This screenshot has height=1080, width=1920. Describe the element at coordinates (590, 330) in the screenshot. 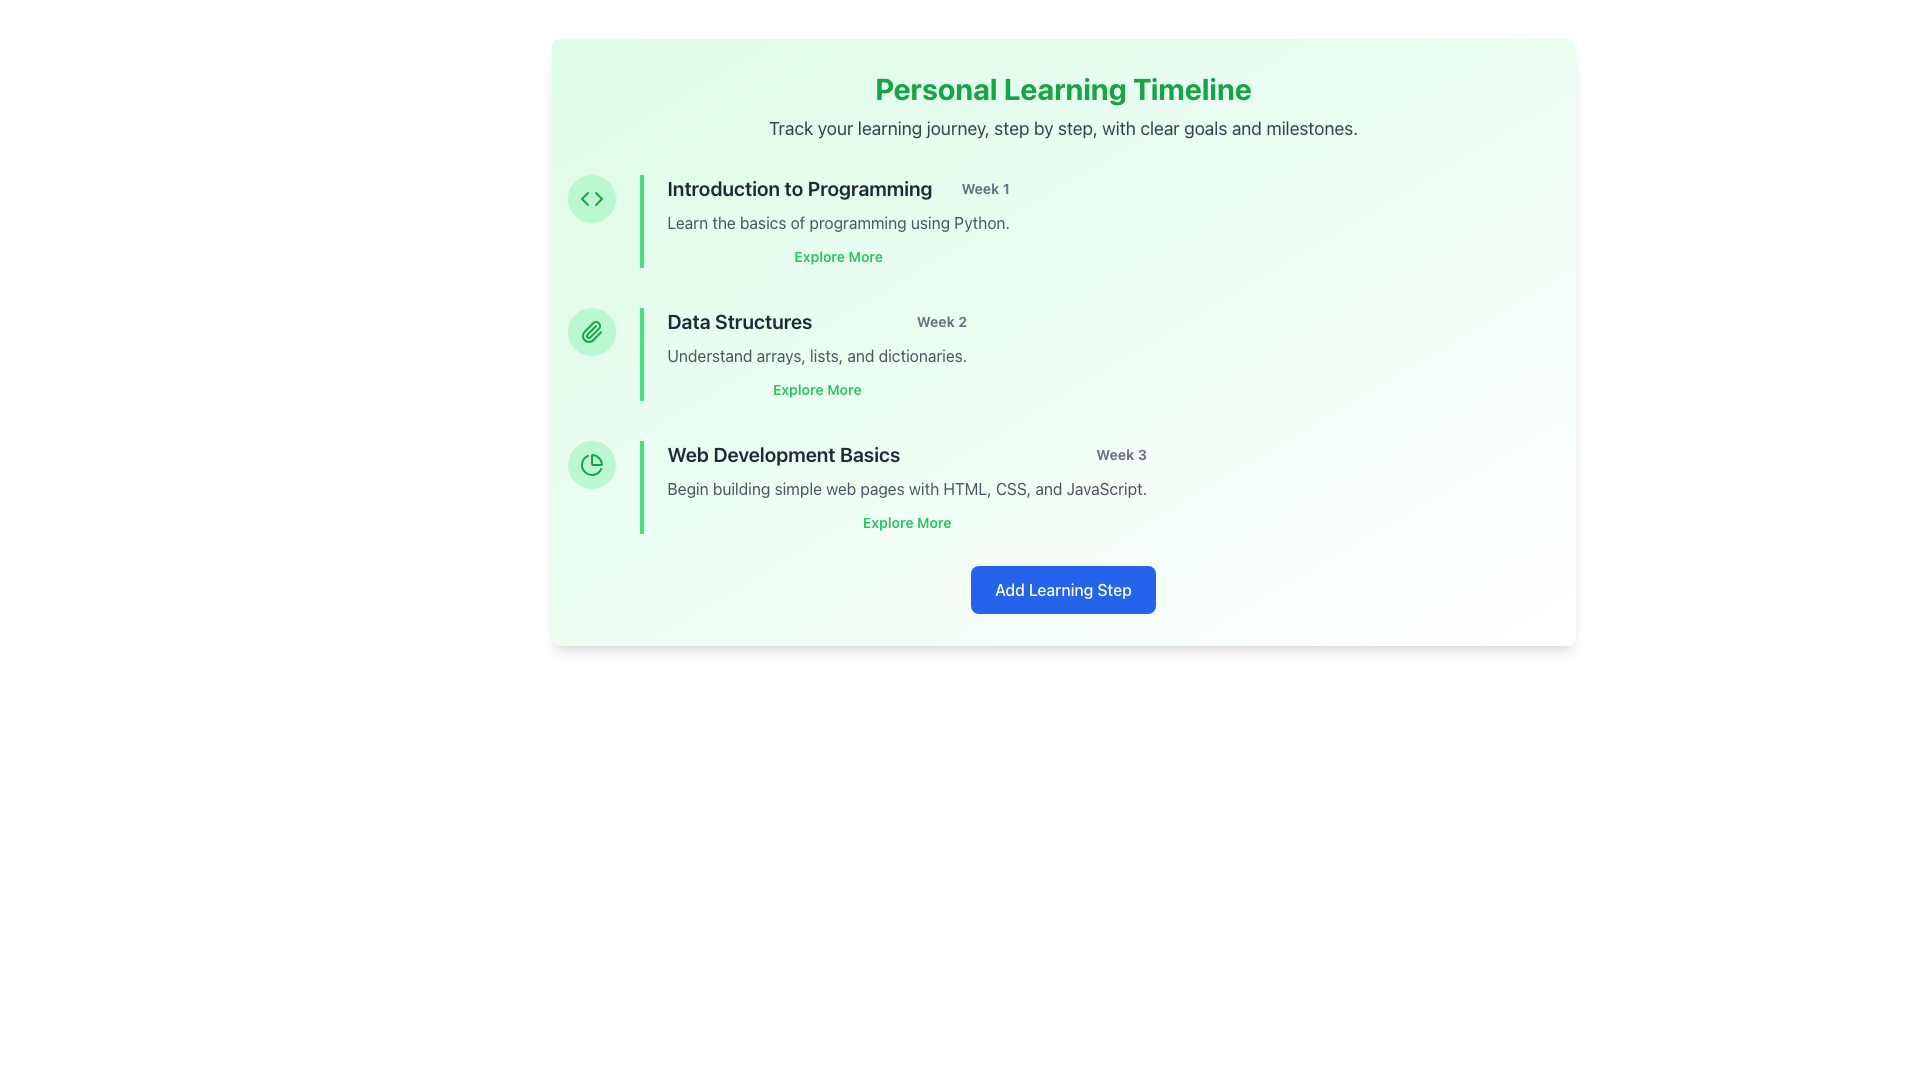

I see `the green paperclip icon located to the left of the 'Data Structures' content, which is the second icon in a vertical list of similar icons` at that location.